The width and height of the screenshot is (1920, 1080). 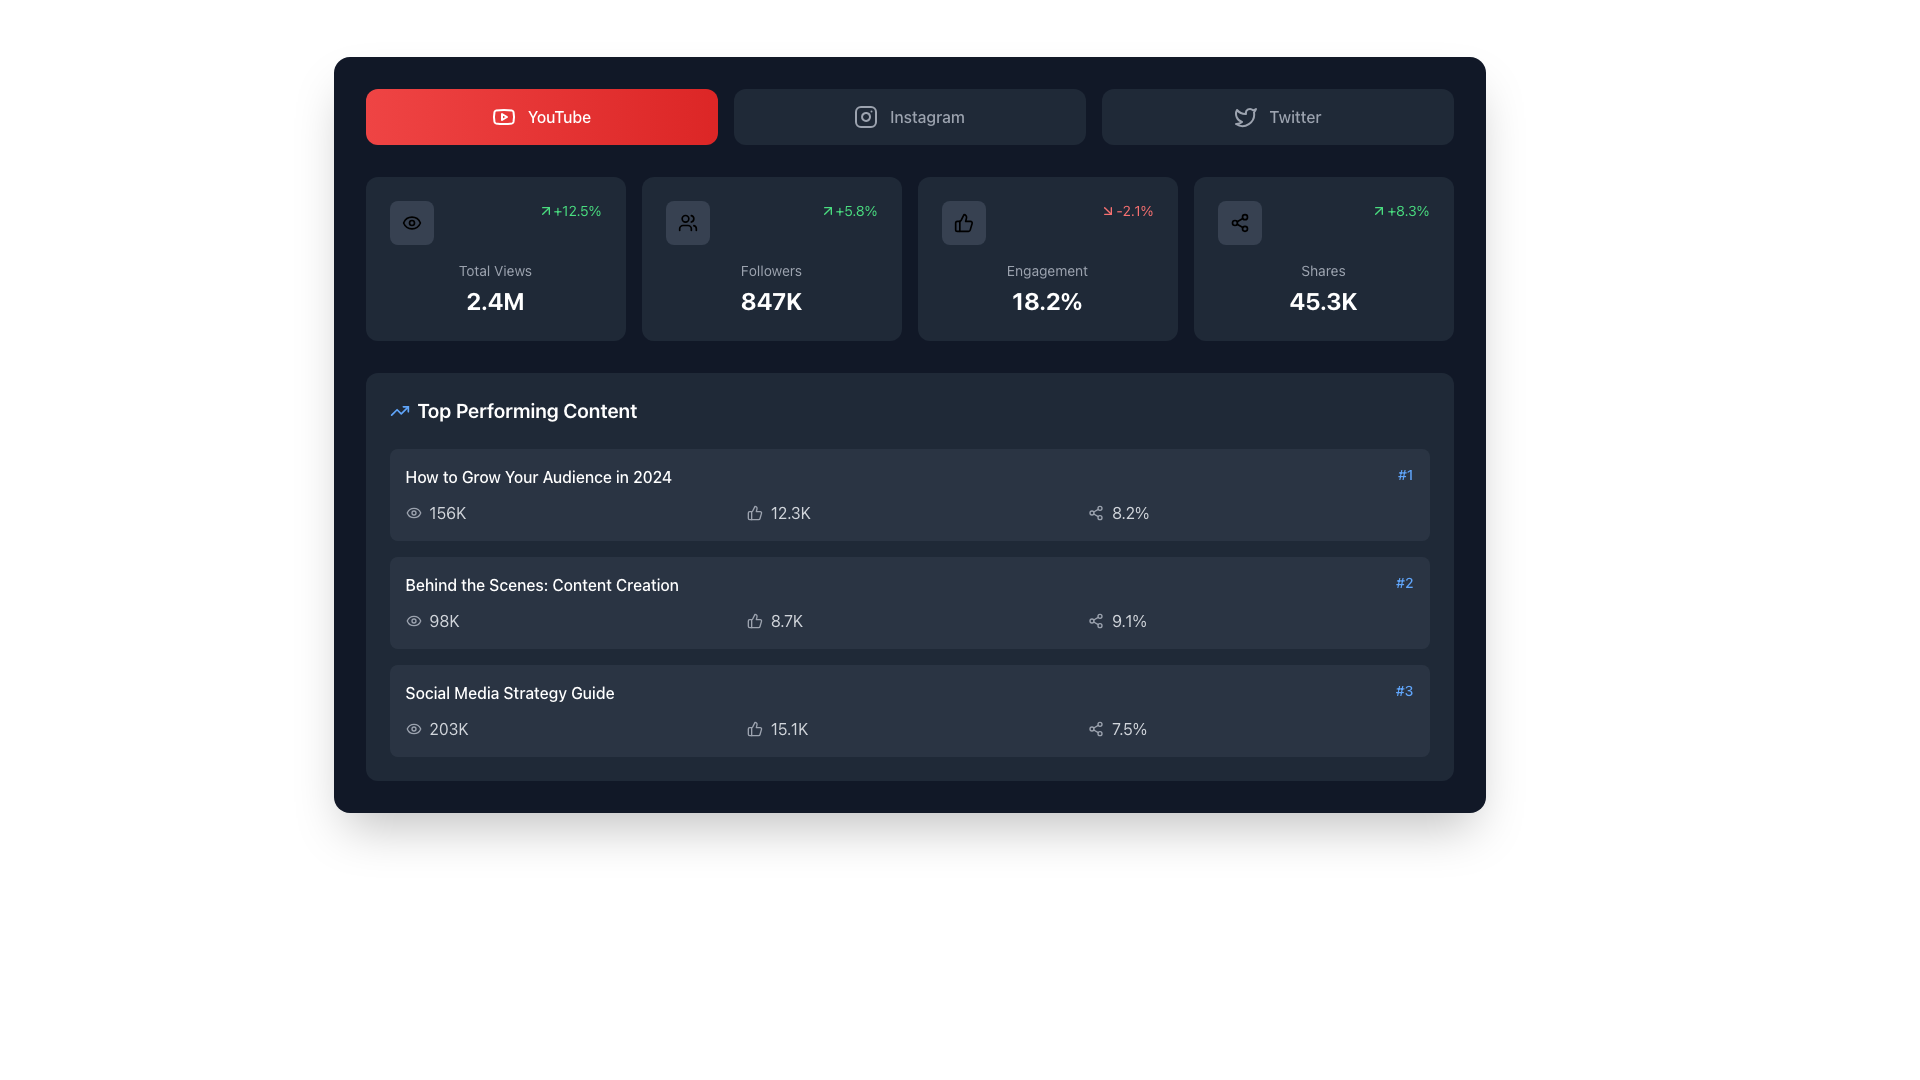 I want to click on the bottommost item in the 'Top Performing Content' section of the leaderboard, which displays the title in white and its rank in blue, so click(x=908, y=697).